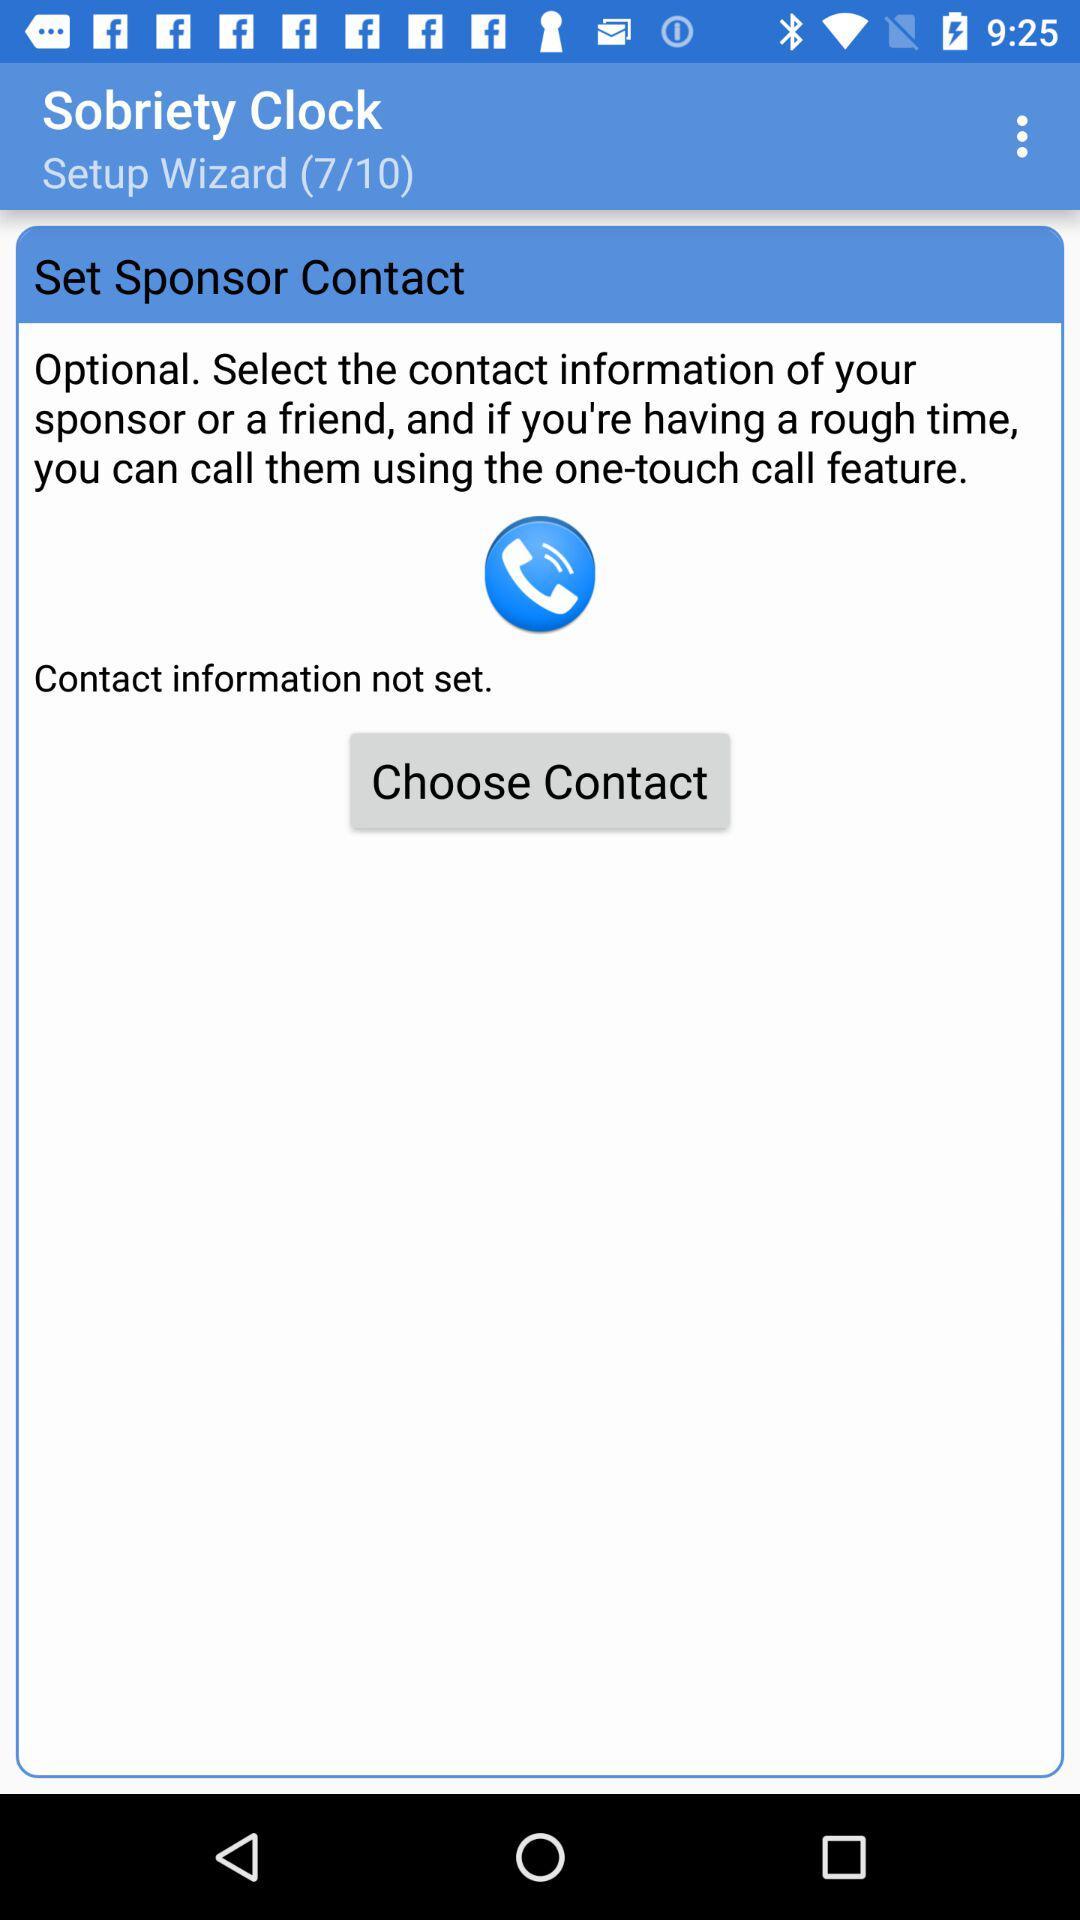 The height and width of the screenshot is (1920, 1080). Describe the element at coordinates (540, 779) in the screenshot. I see `the choose contact icon` at that location.